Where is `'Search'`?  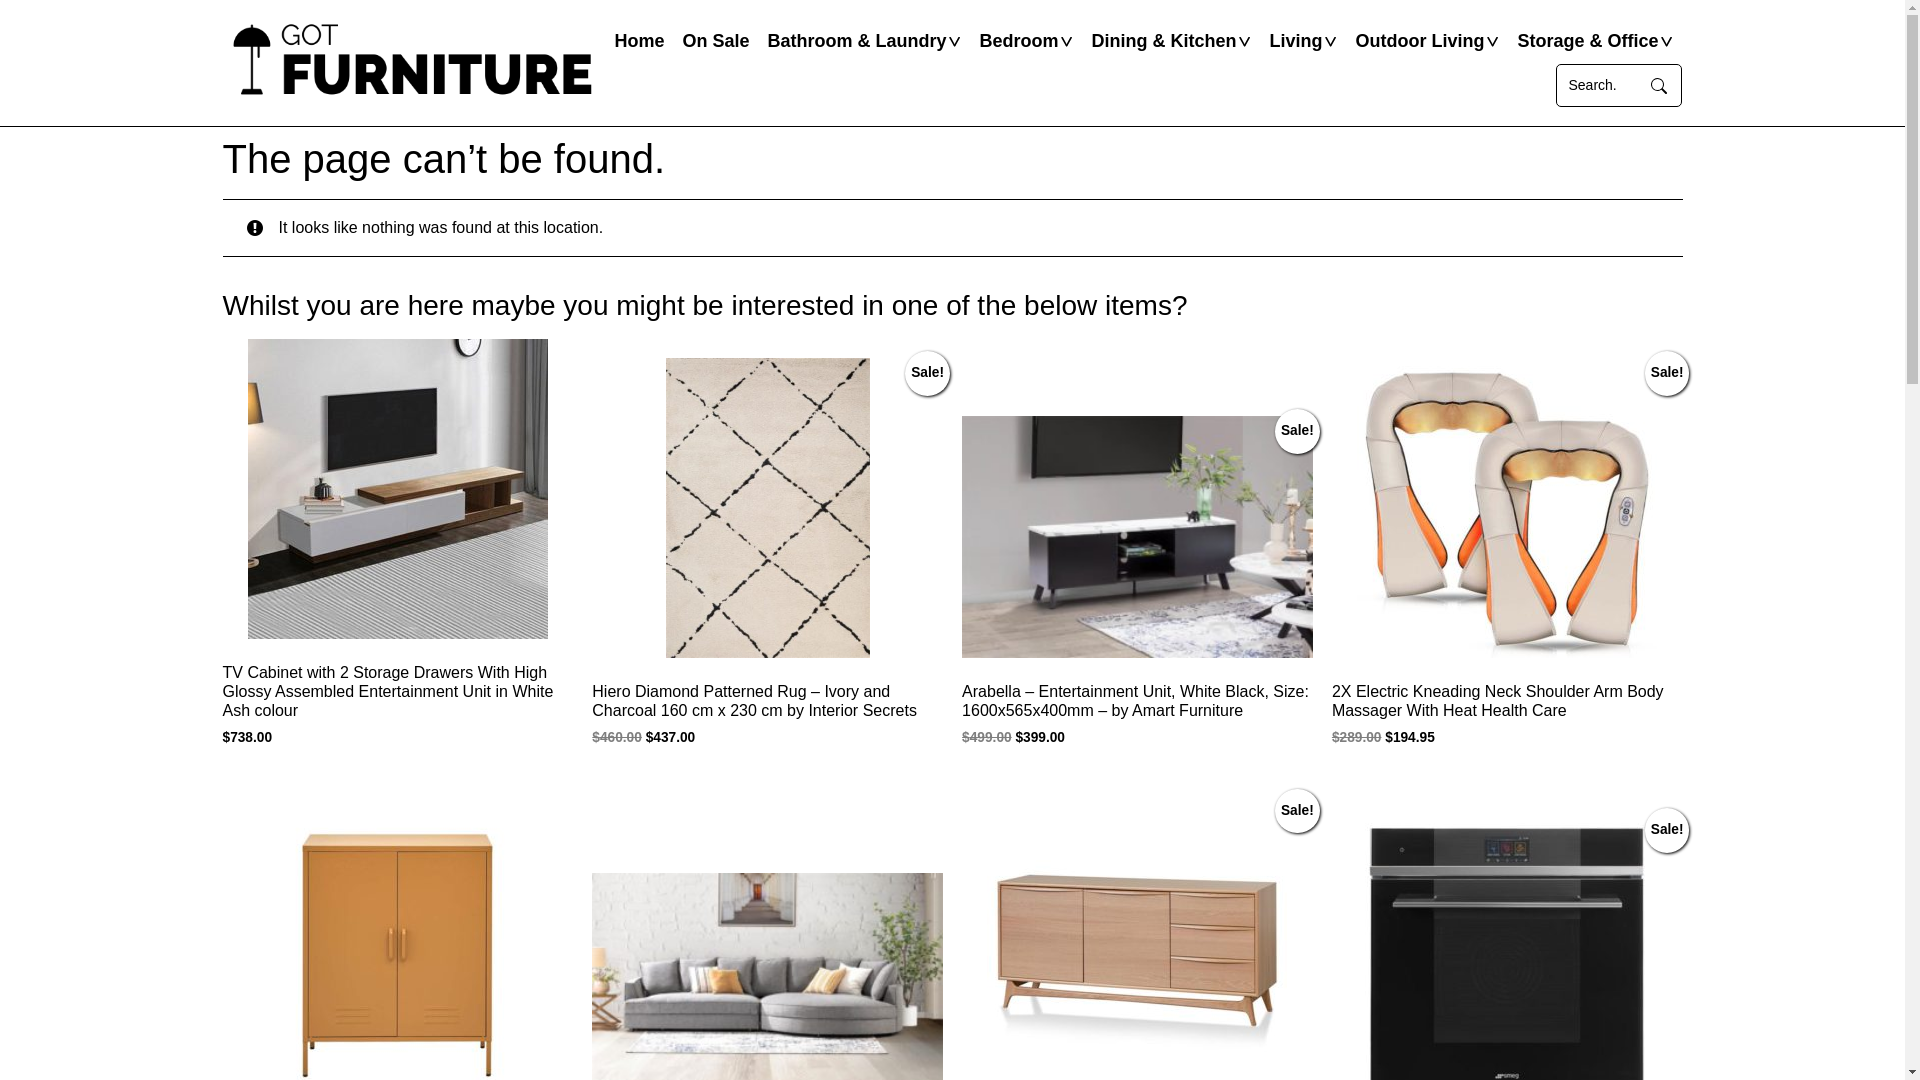 'Search' is located at coordinates (1659, 84).